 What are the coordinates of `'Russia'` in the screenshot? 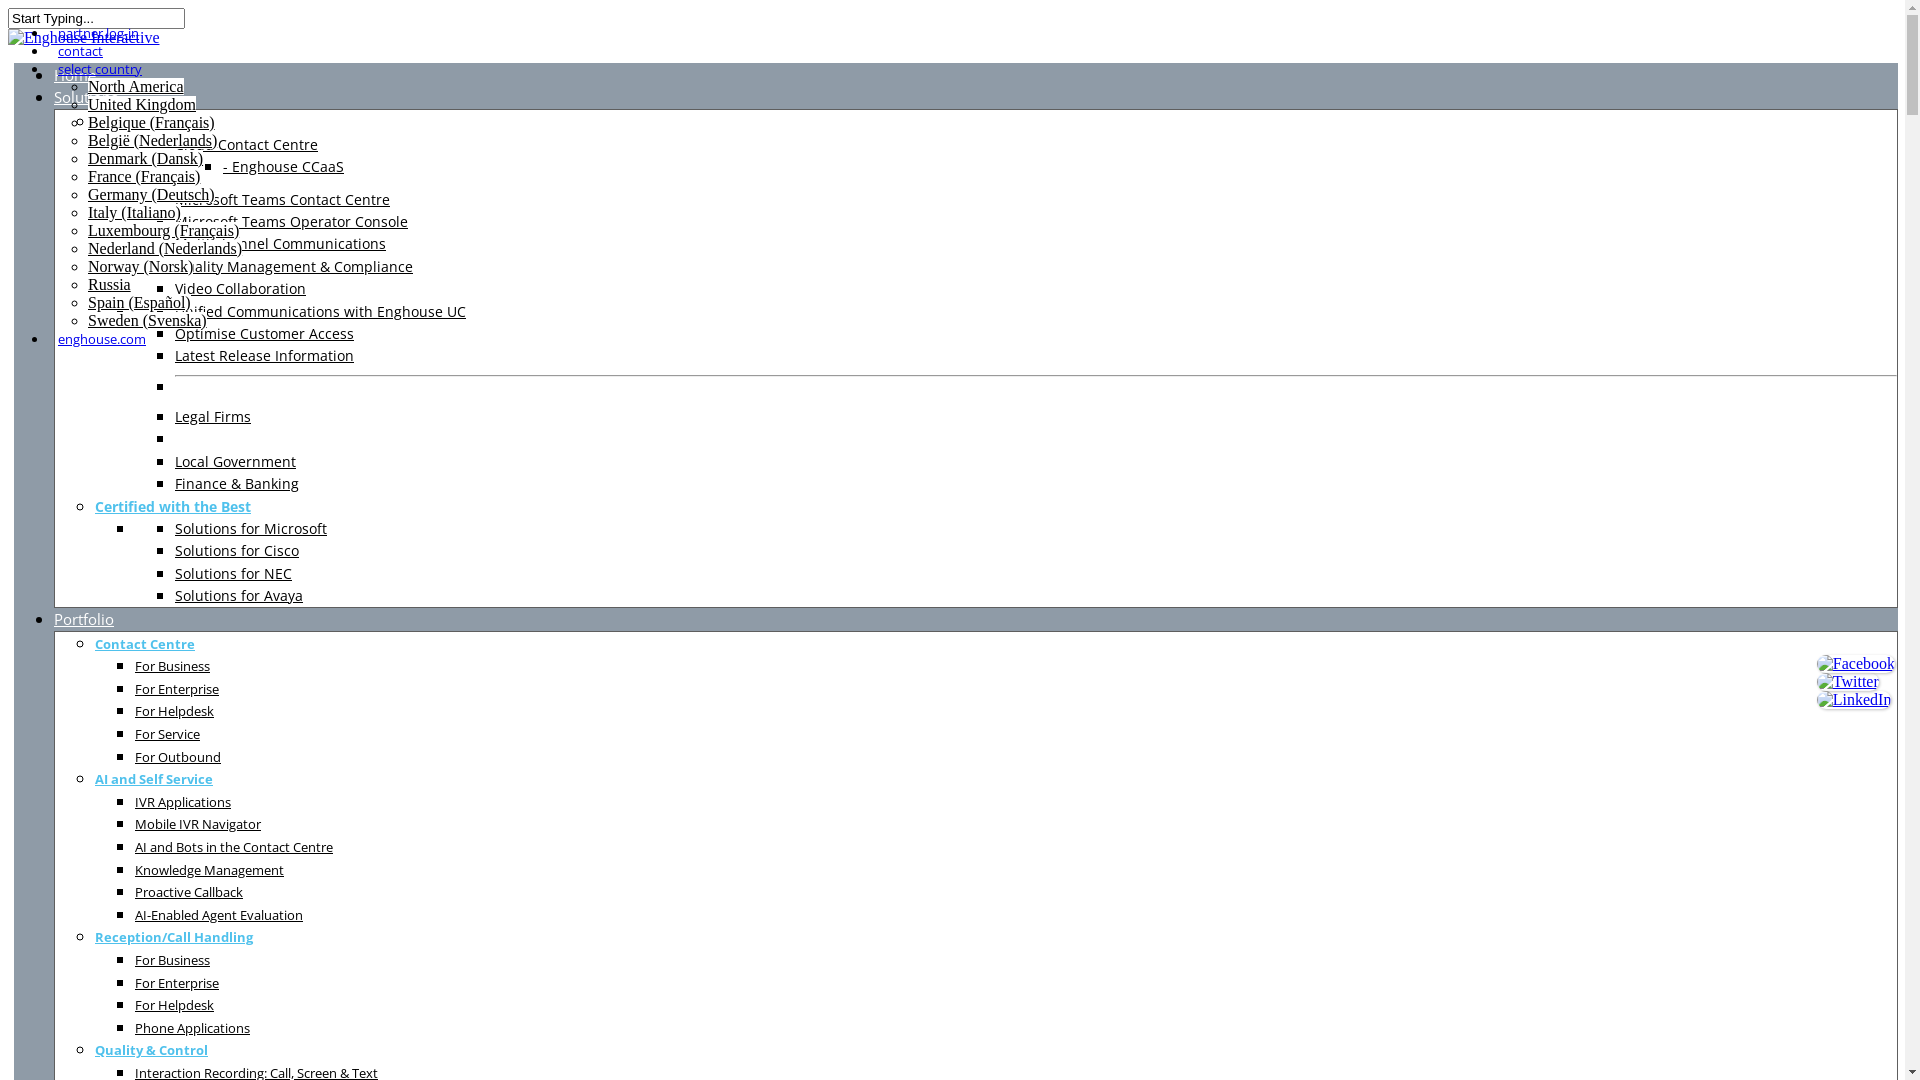 It's located at (86, 284).